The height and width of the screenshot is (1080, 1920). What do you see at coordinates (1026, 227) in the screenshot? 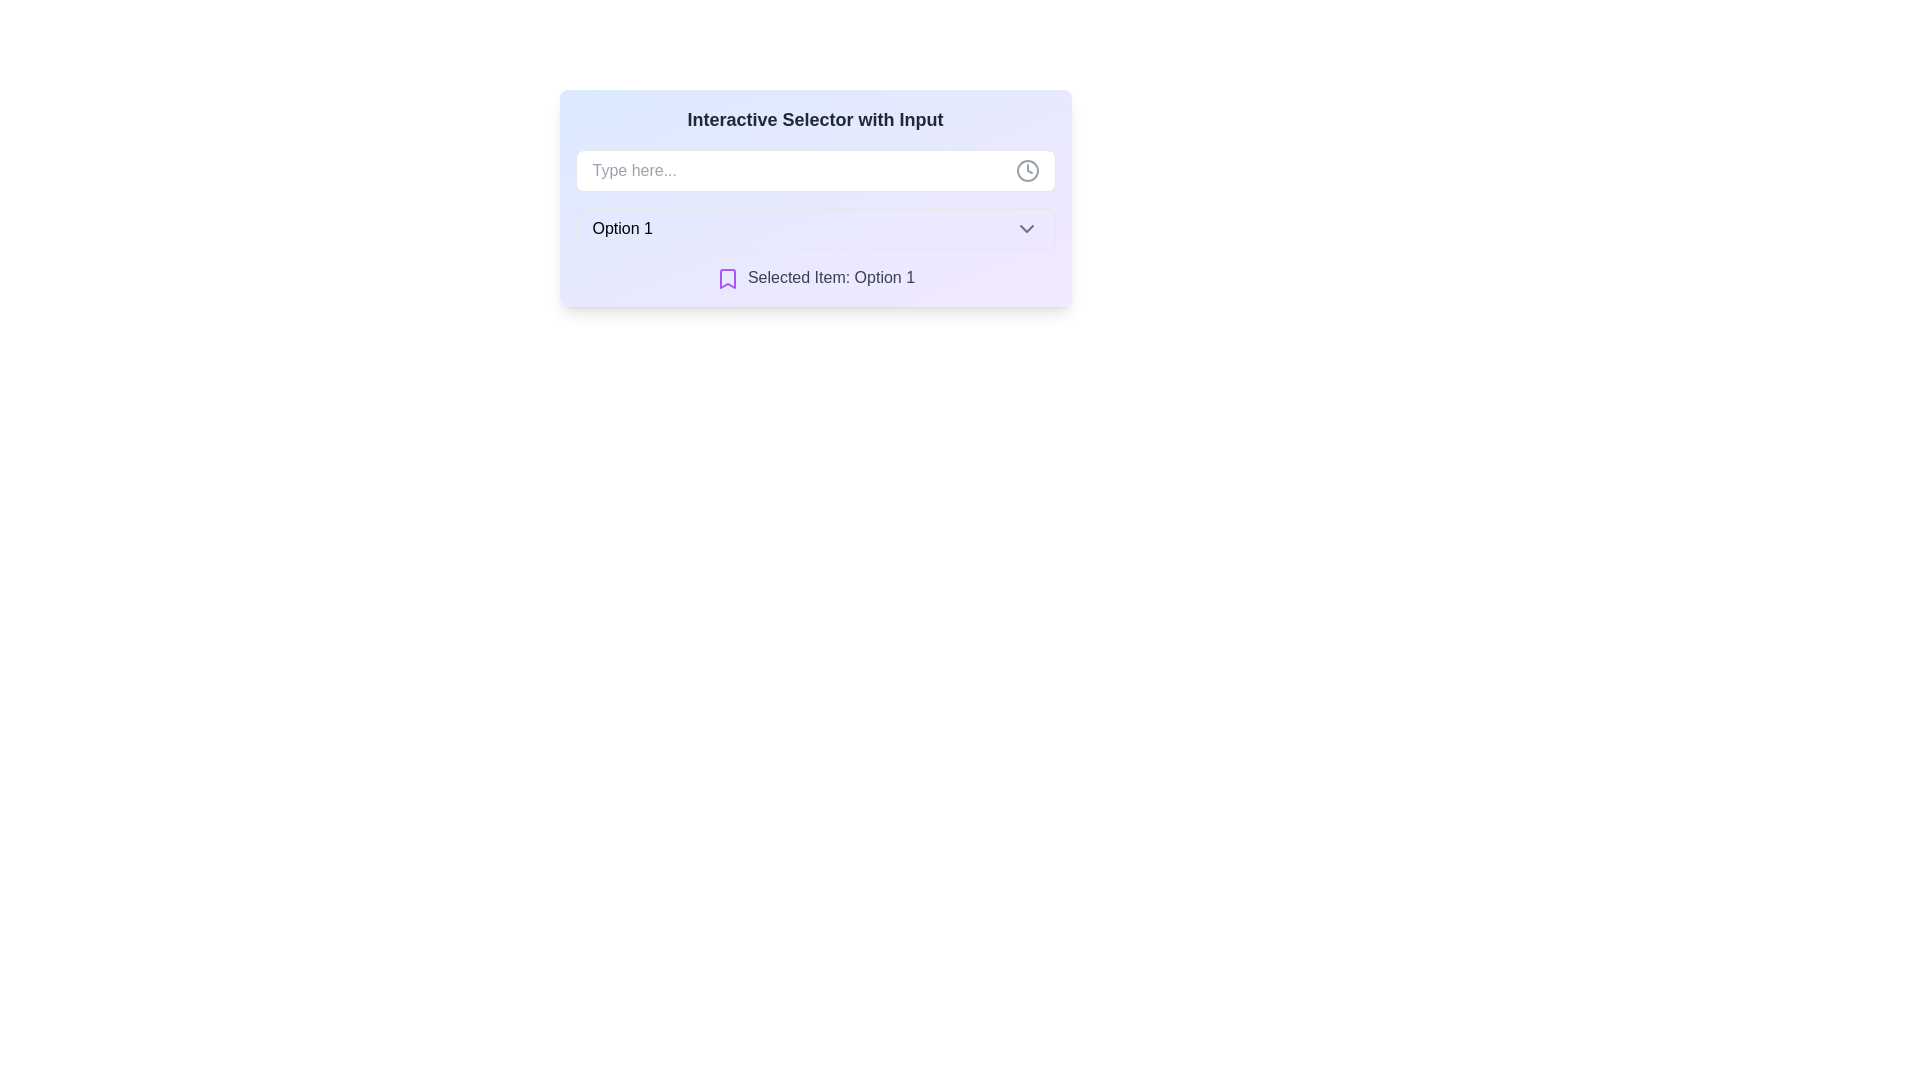
I see `the icon located on the right side of the dropdown field labeled 'Option 1'` at bounding box center [1026, 227].